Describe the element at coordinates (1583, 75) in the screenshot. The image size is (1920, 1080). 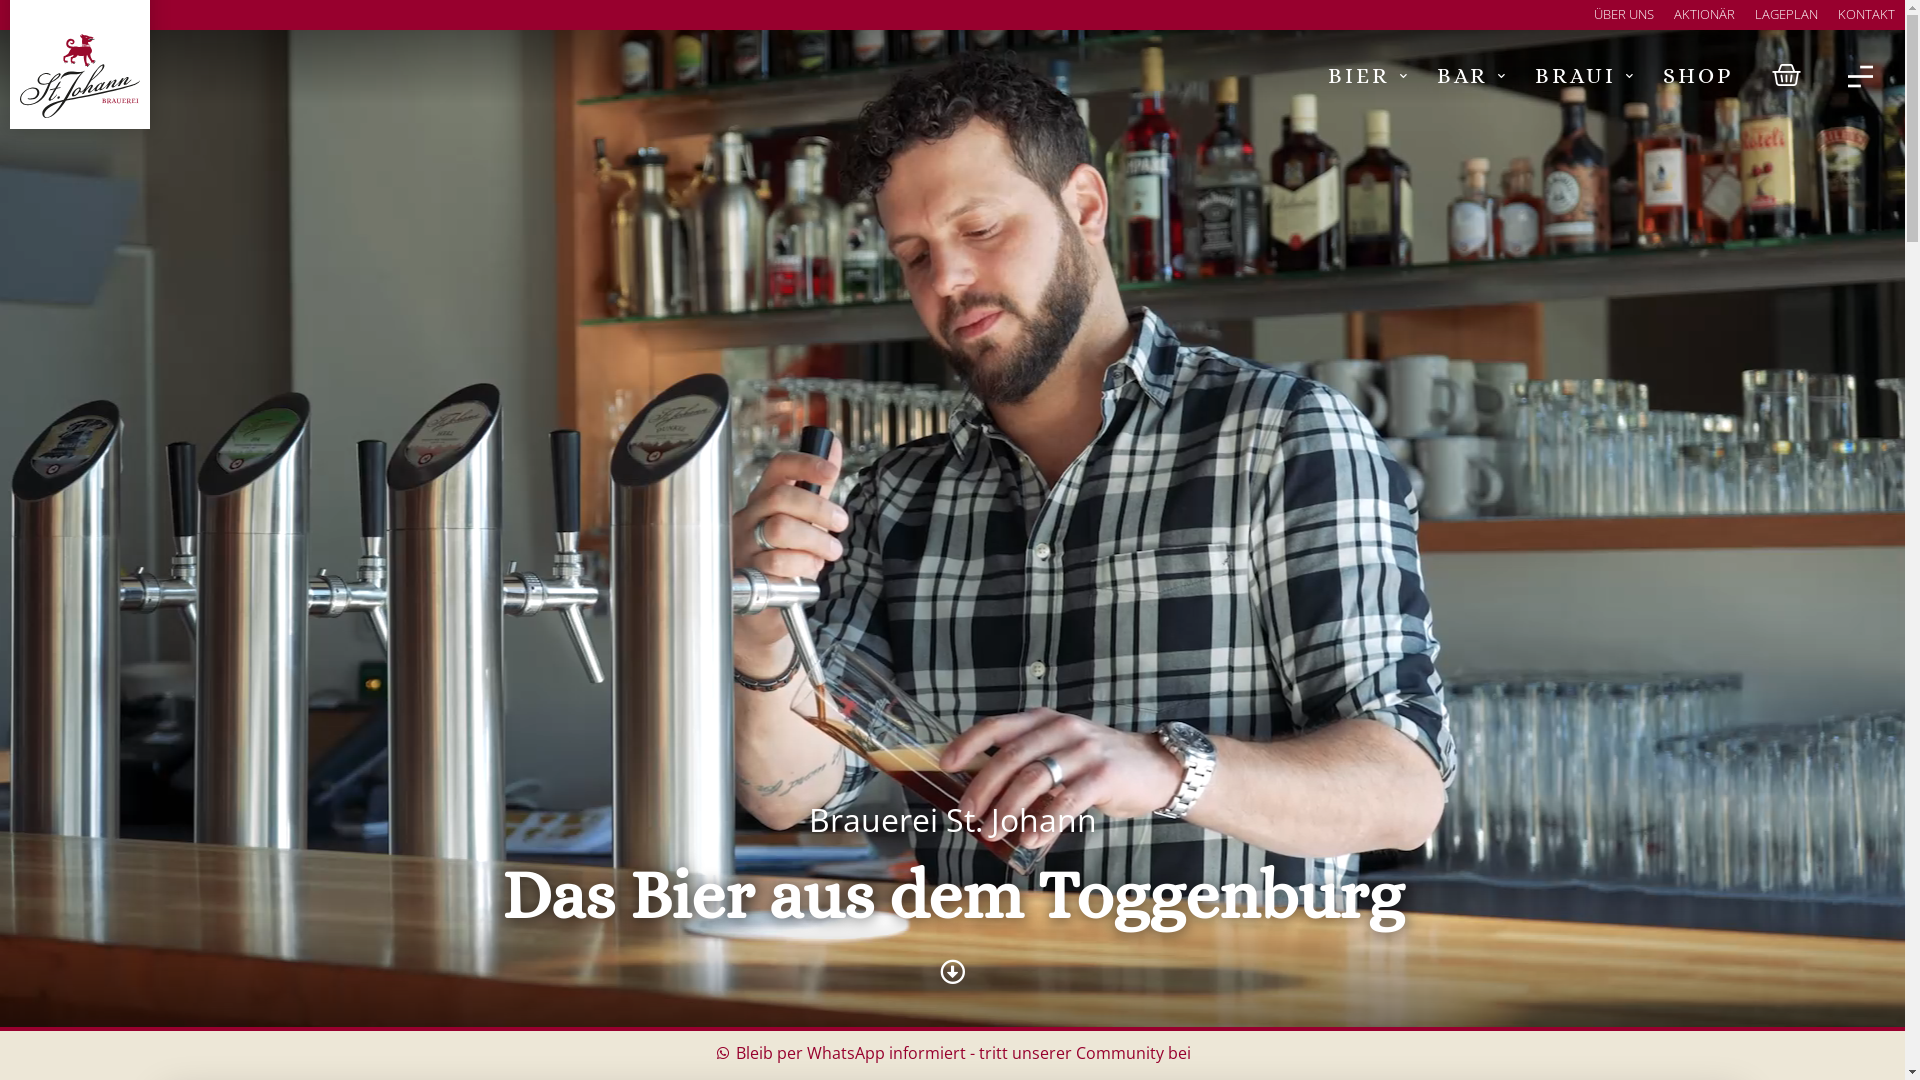
I see `'BRAUI'` at that location.